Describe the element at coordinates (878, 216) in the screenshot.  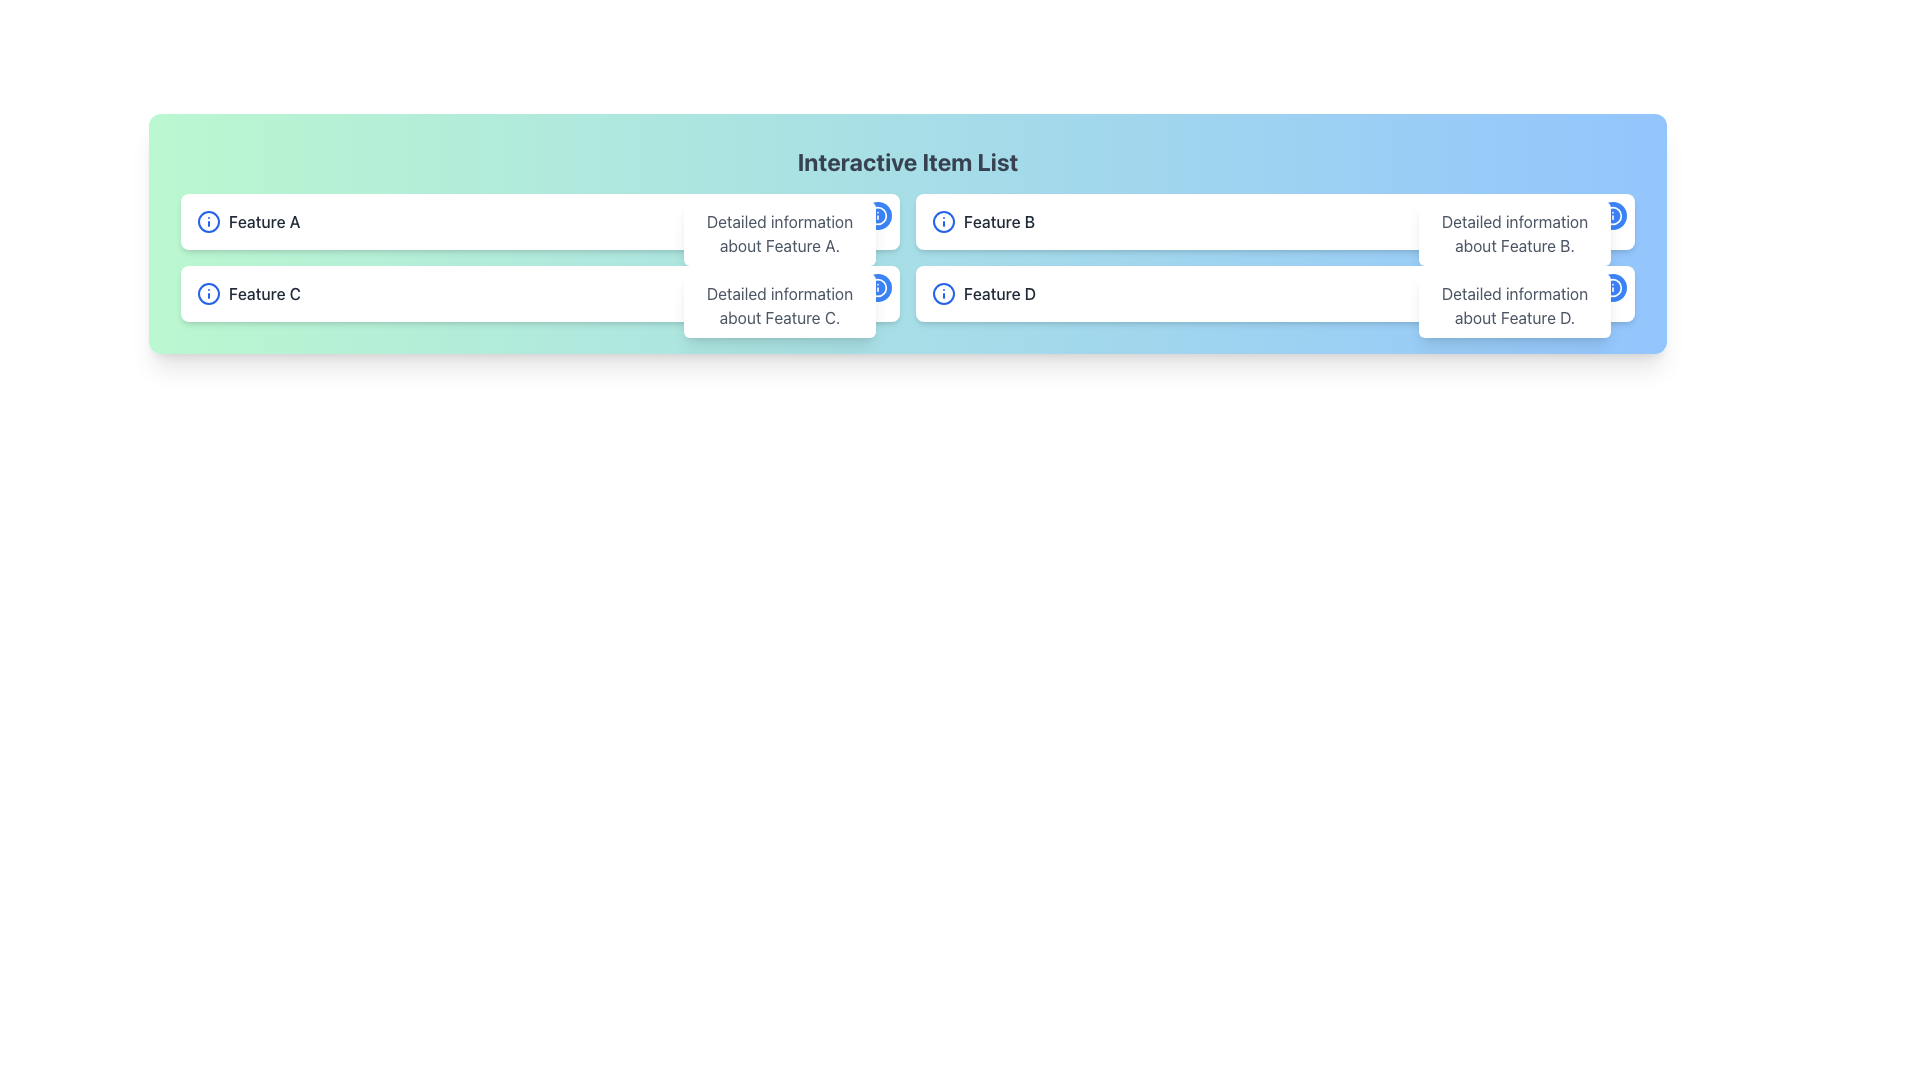
I see `the circular button with an SVG icon located in the top-right corner of the card containing 'Feature A'` at that location.